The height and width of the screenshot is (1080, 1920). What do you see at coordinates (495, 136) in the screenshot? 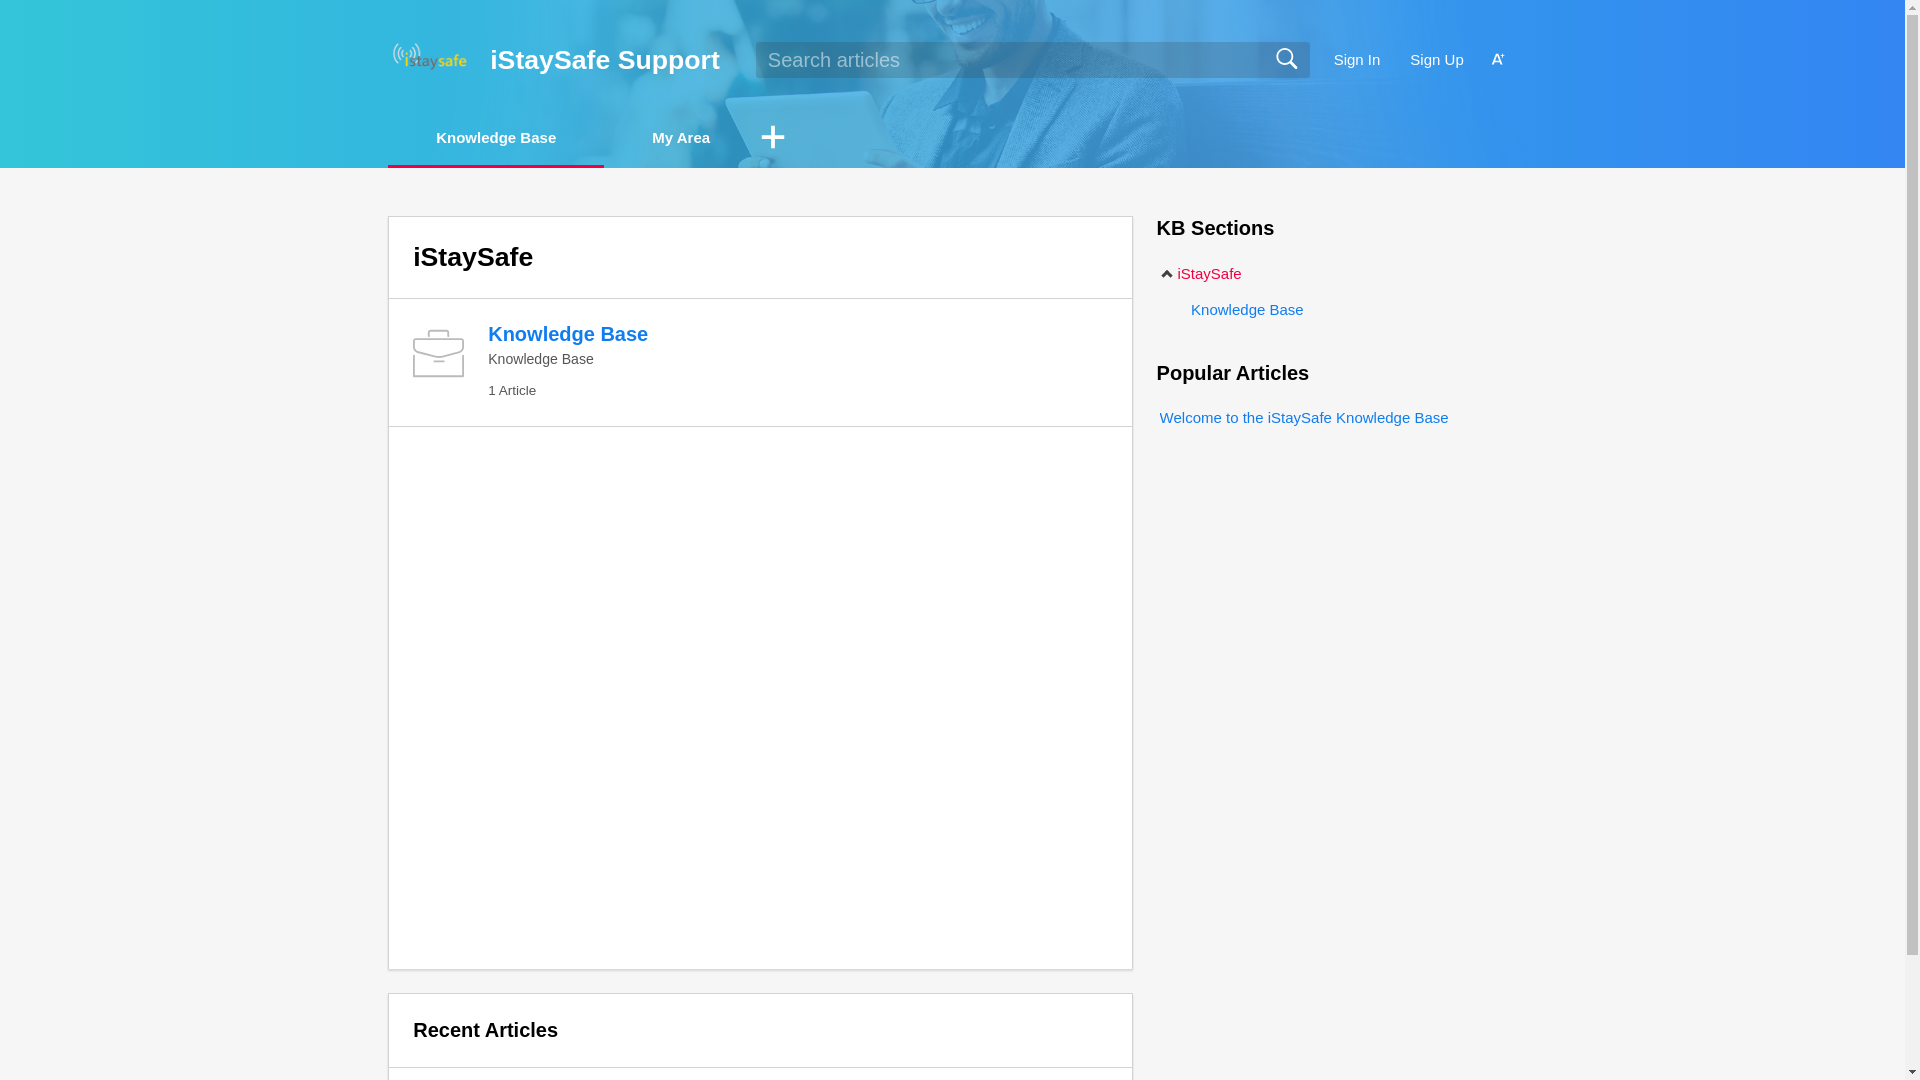
I see `'Knowledge Base'` at bounding box center [495, 136].